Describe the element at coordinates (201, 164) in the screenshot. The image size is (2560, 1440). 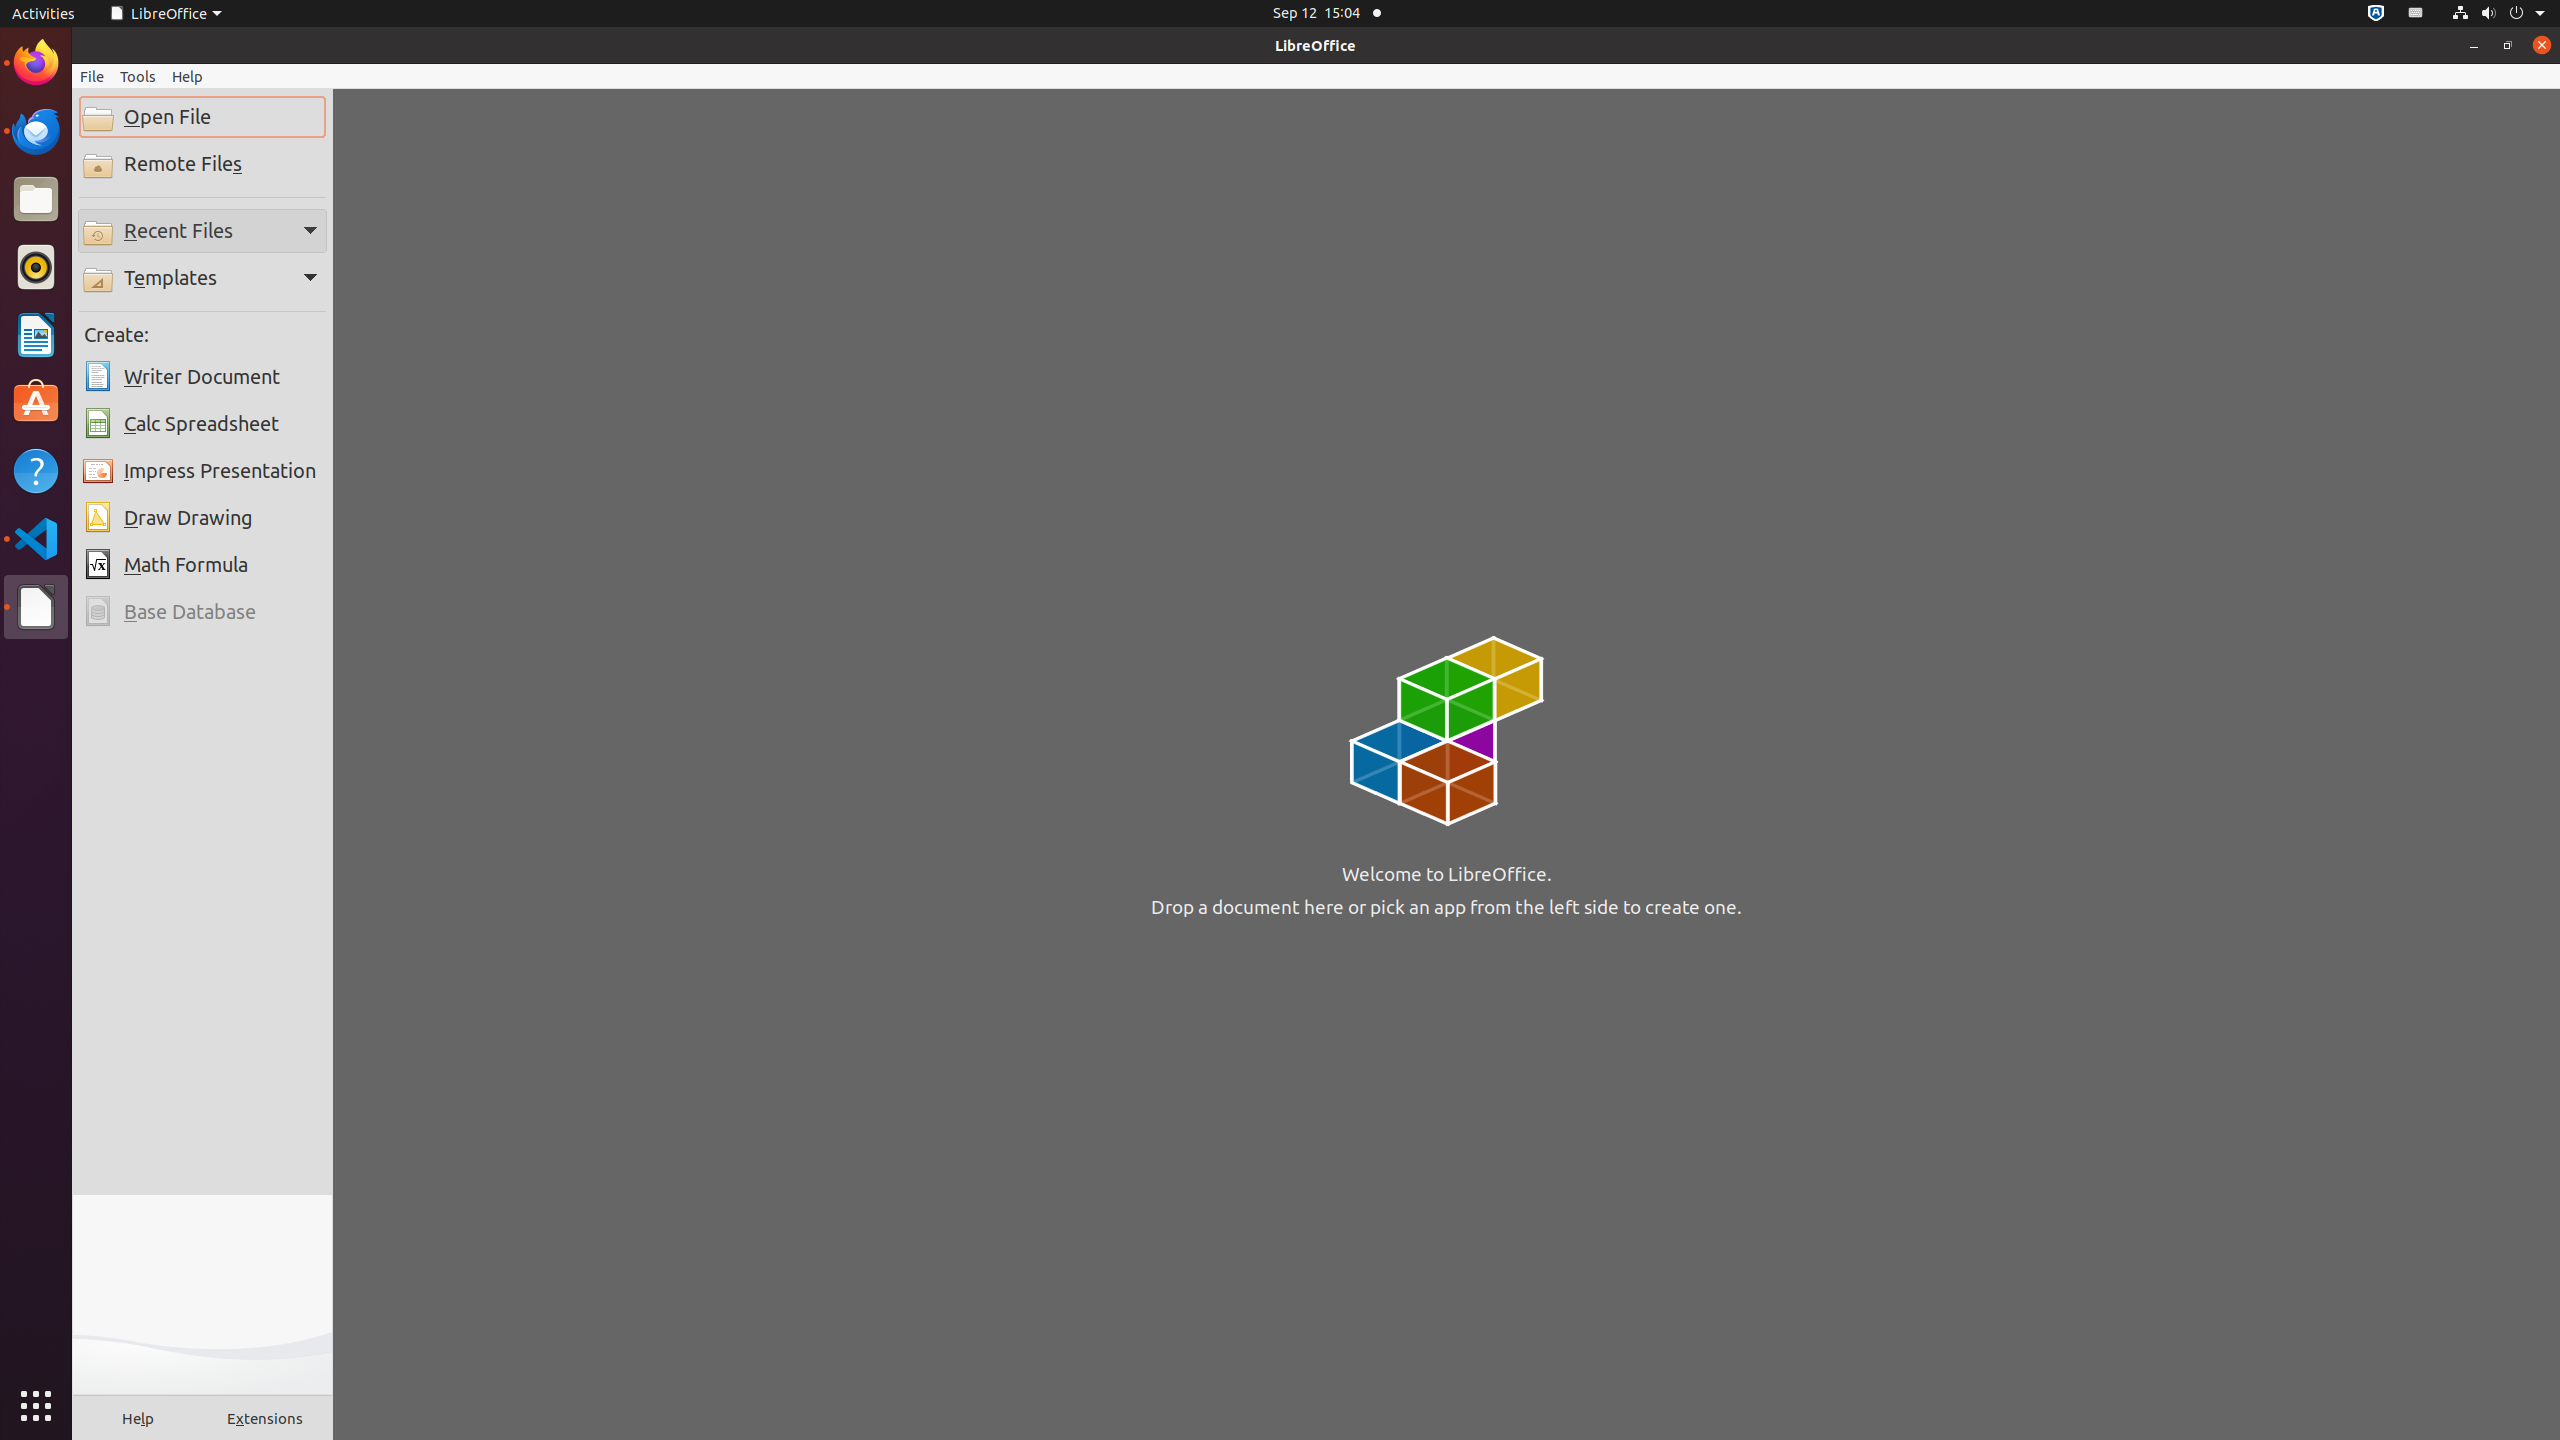
I see `'Remote Files'` at that location.